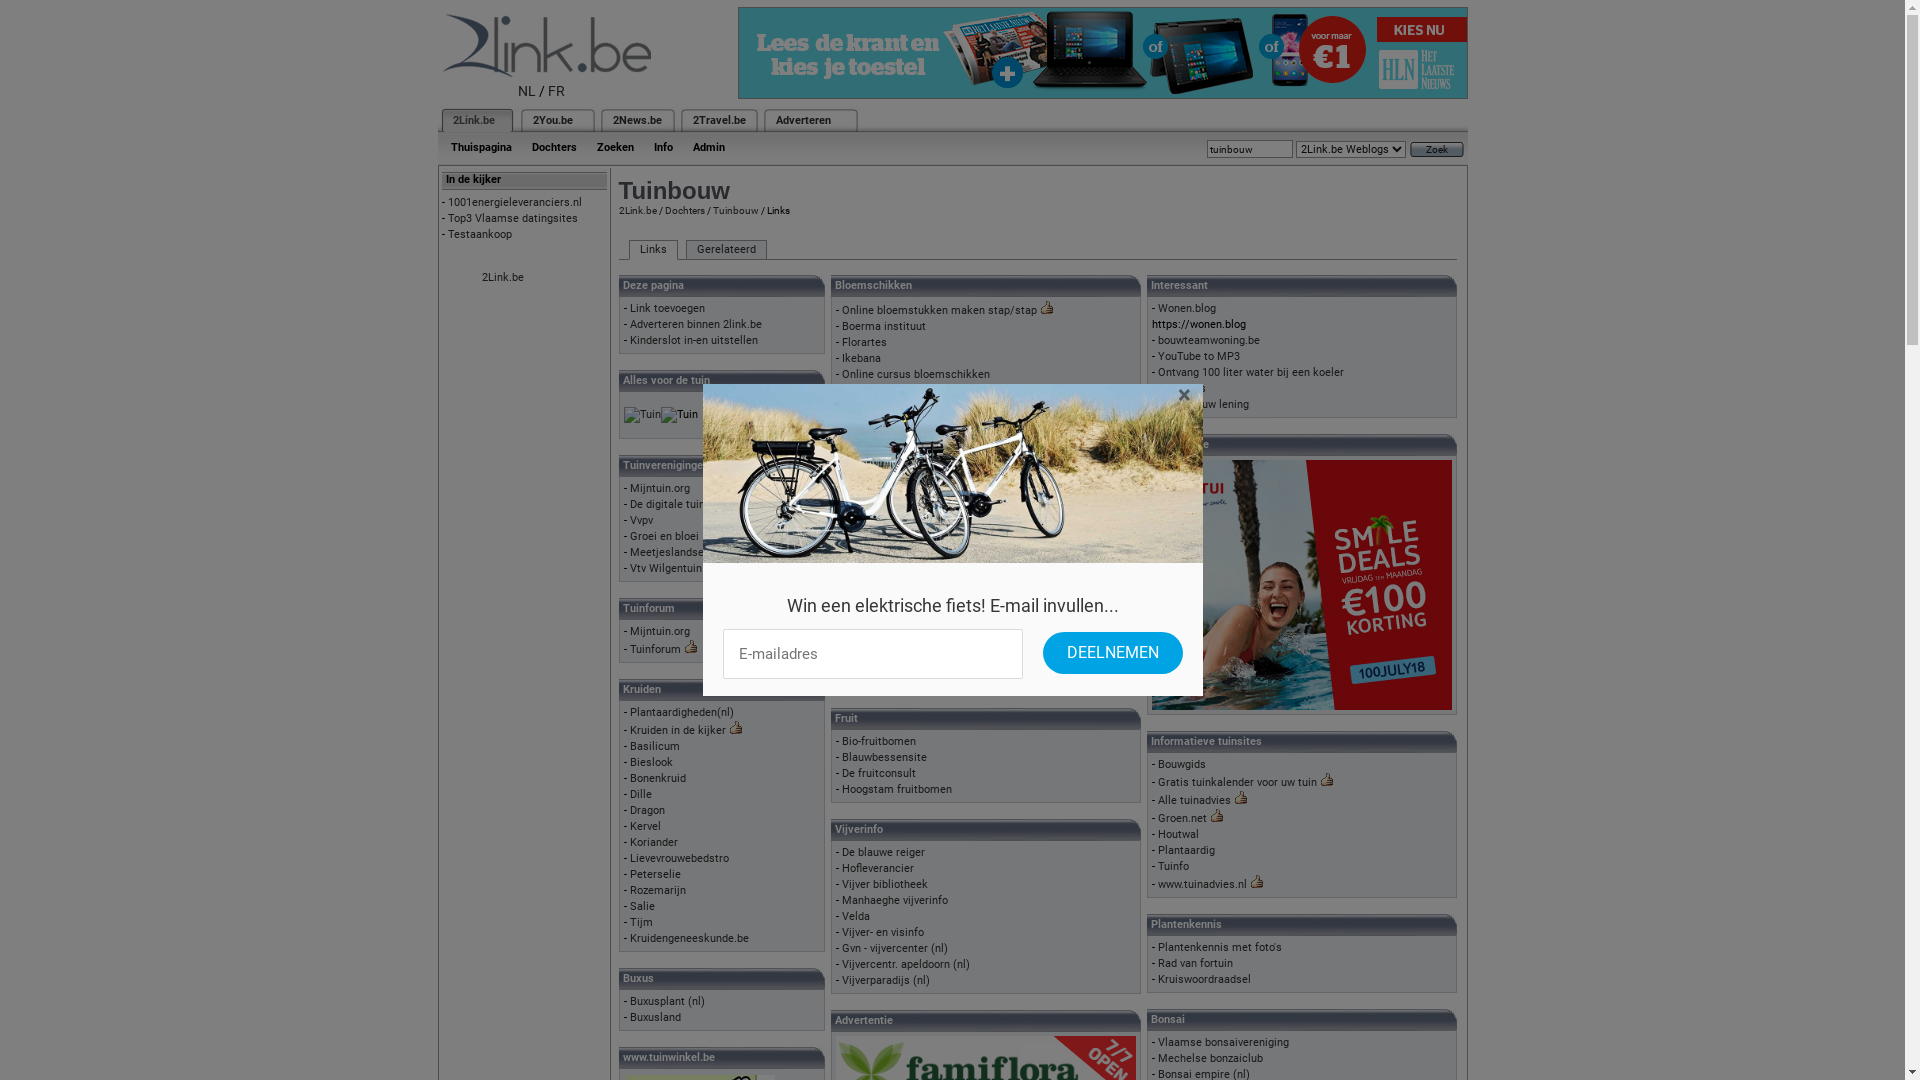 This screenshot has height=1080, width=1920. Describe the element at coordinates (667, 1001) in the screenshot. I see `'Buxusplant (nl)'` at that location.